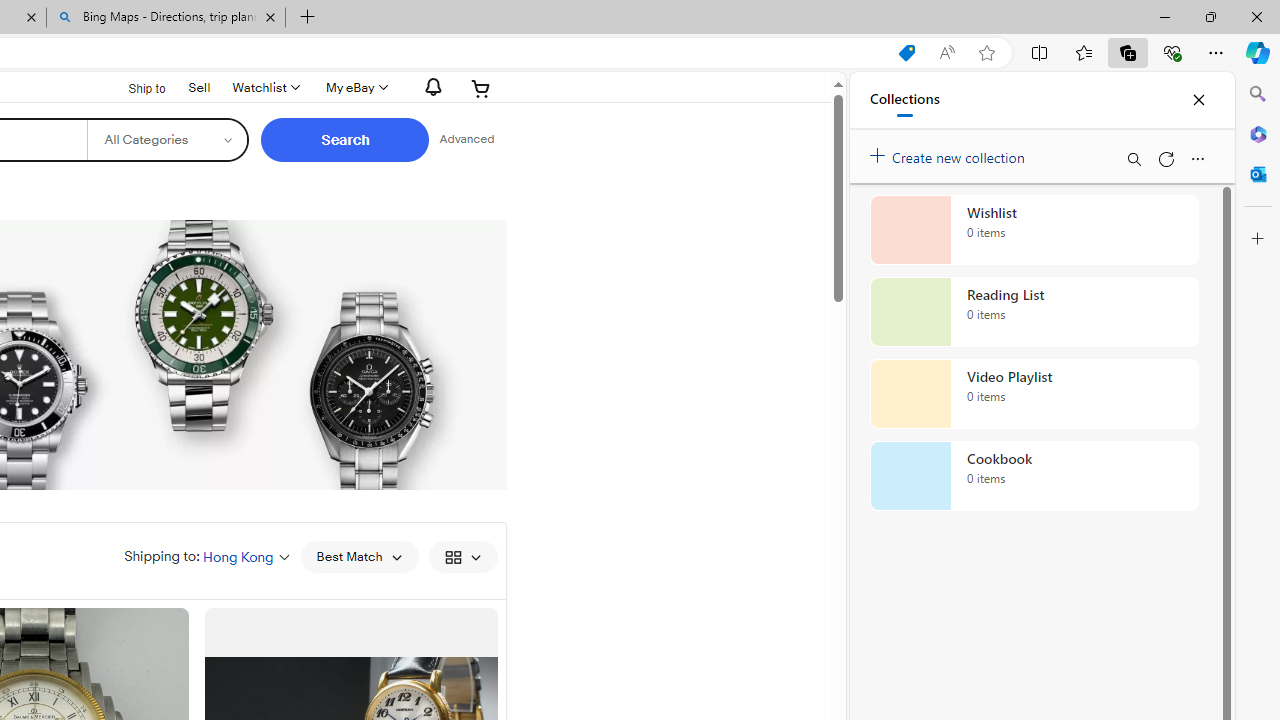 This screenshot has width=1280, height=720. Describe the element at coordinates (461, 556) in the screenshot. I see `'View: Gallery View'` at that location.